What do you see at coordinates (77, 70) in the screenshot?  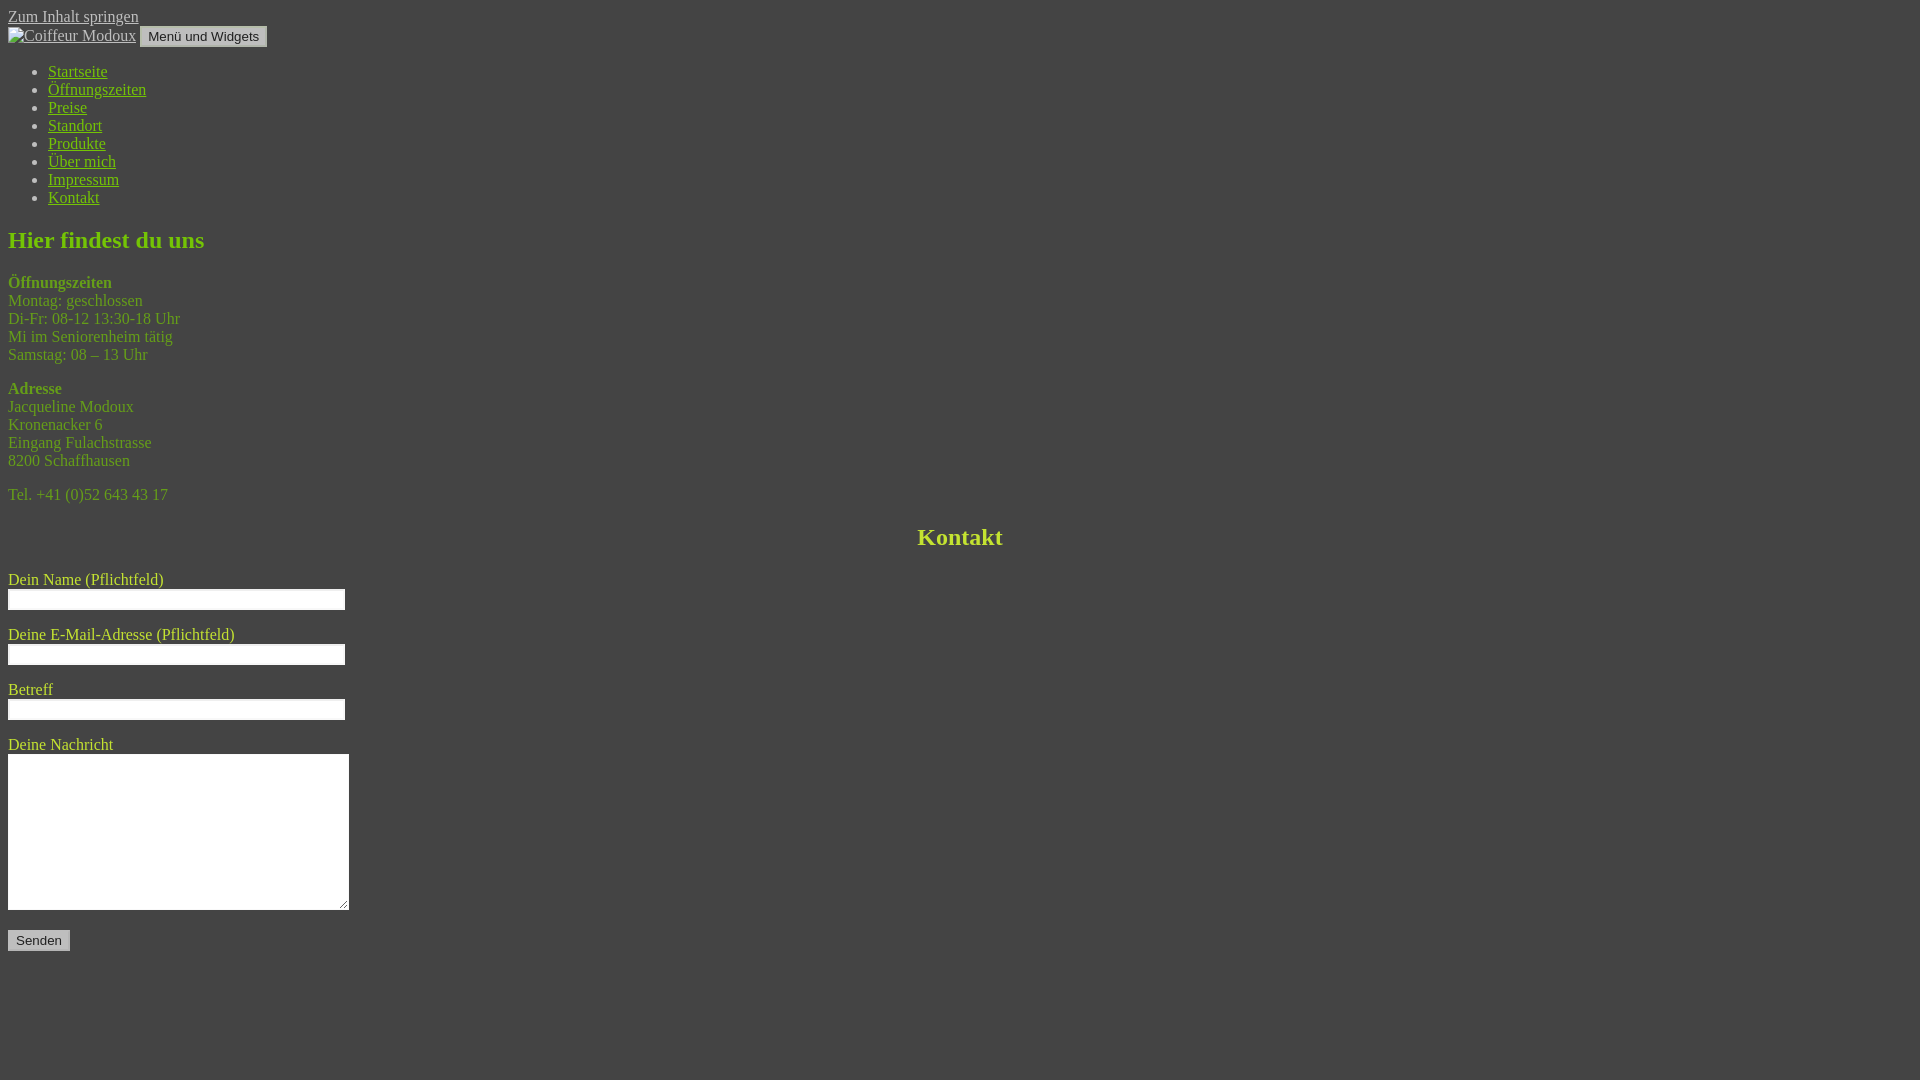 I see `'Startseite'` at bounding box center [77, 70].